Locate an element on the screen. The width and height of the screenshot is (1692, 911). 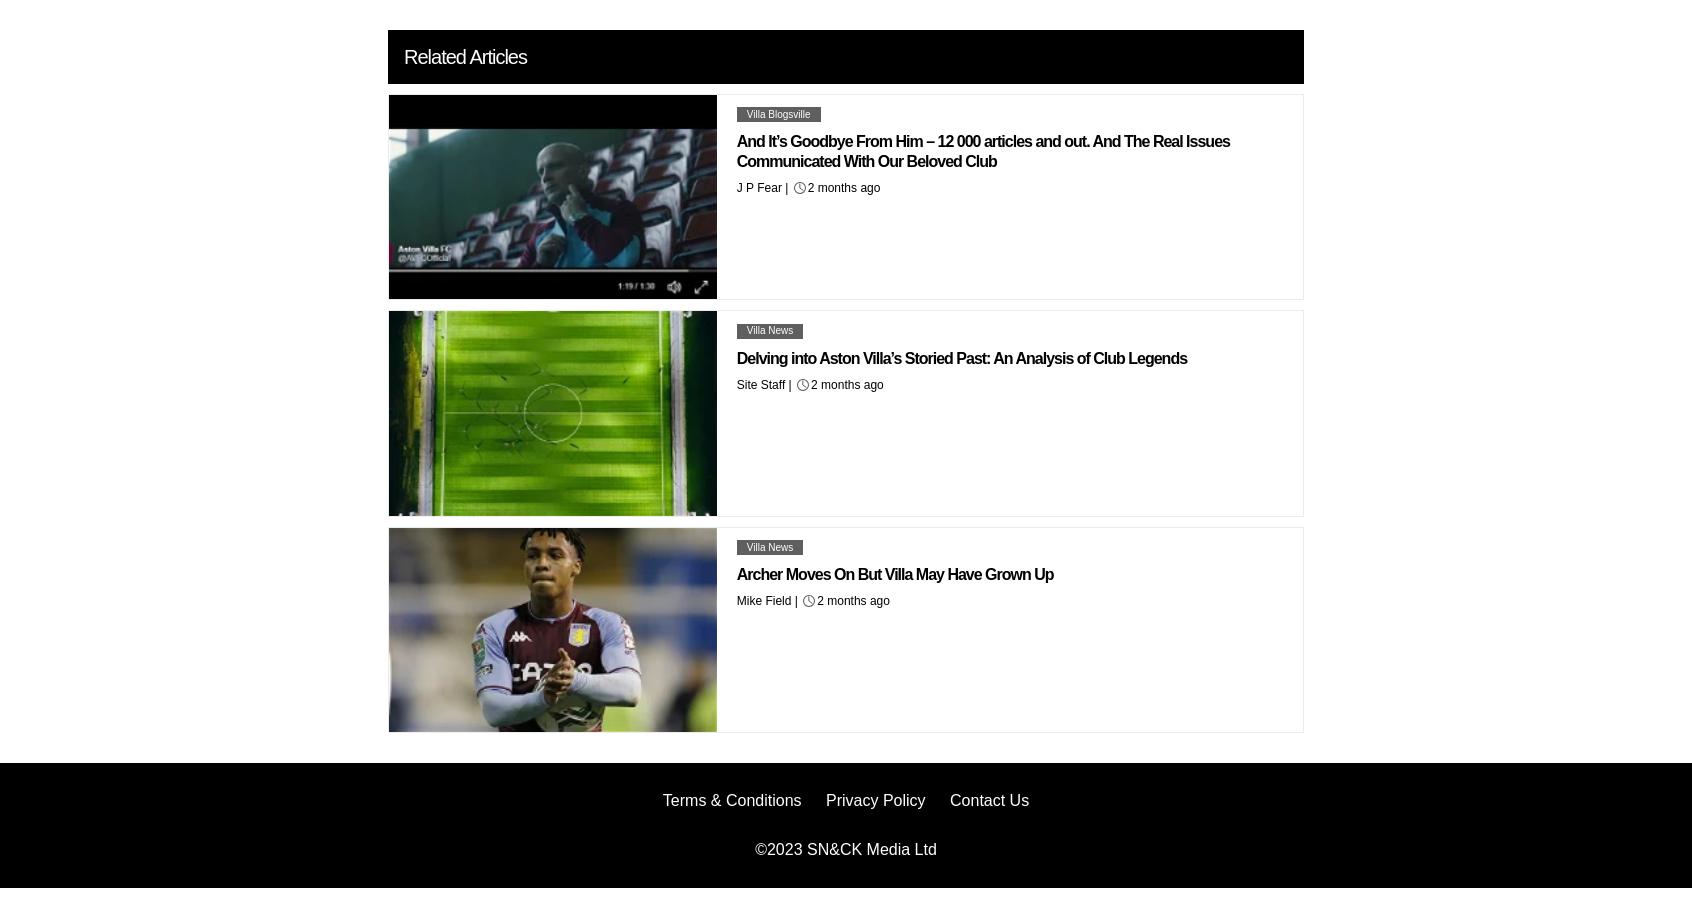
'J P Fear' is located at coordinates (735, 187).